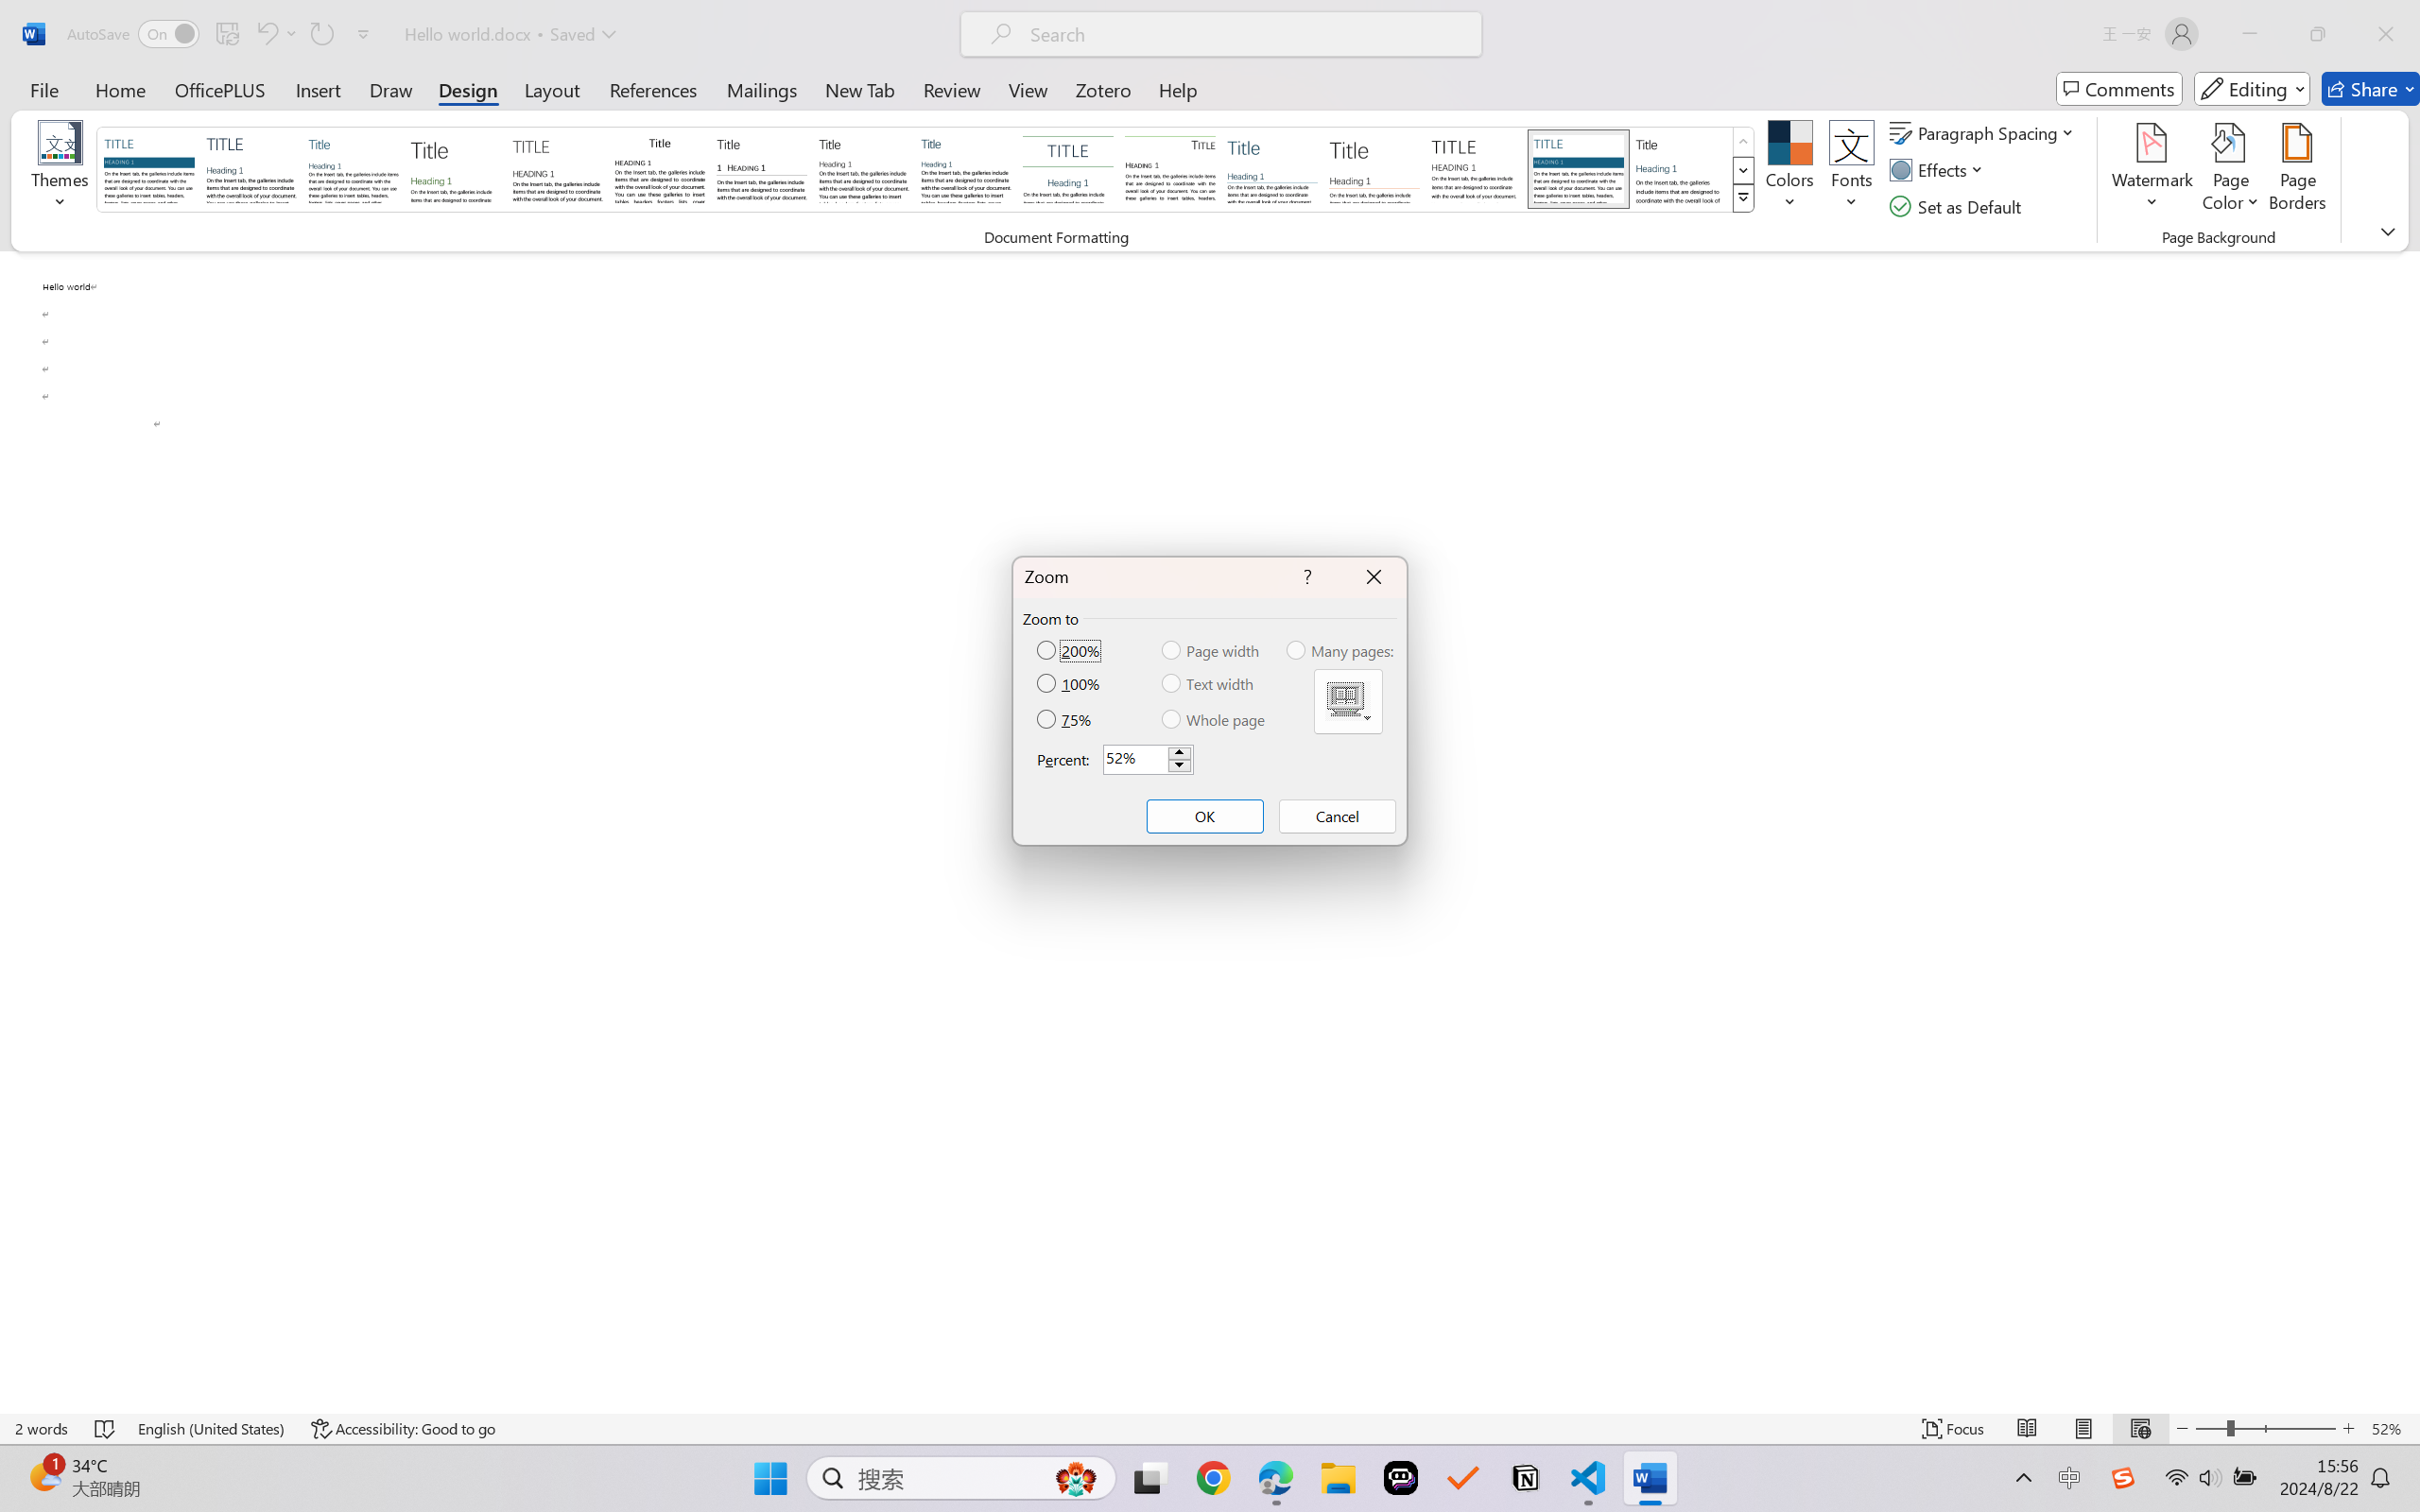  What do you see at coordinates (454, 168) in the screenshot?
I see `'Basic (Stylish)'` at bounding box center [454, 168].